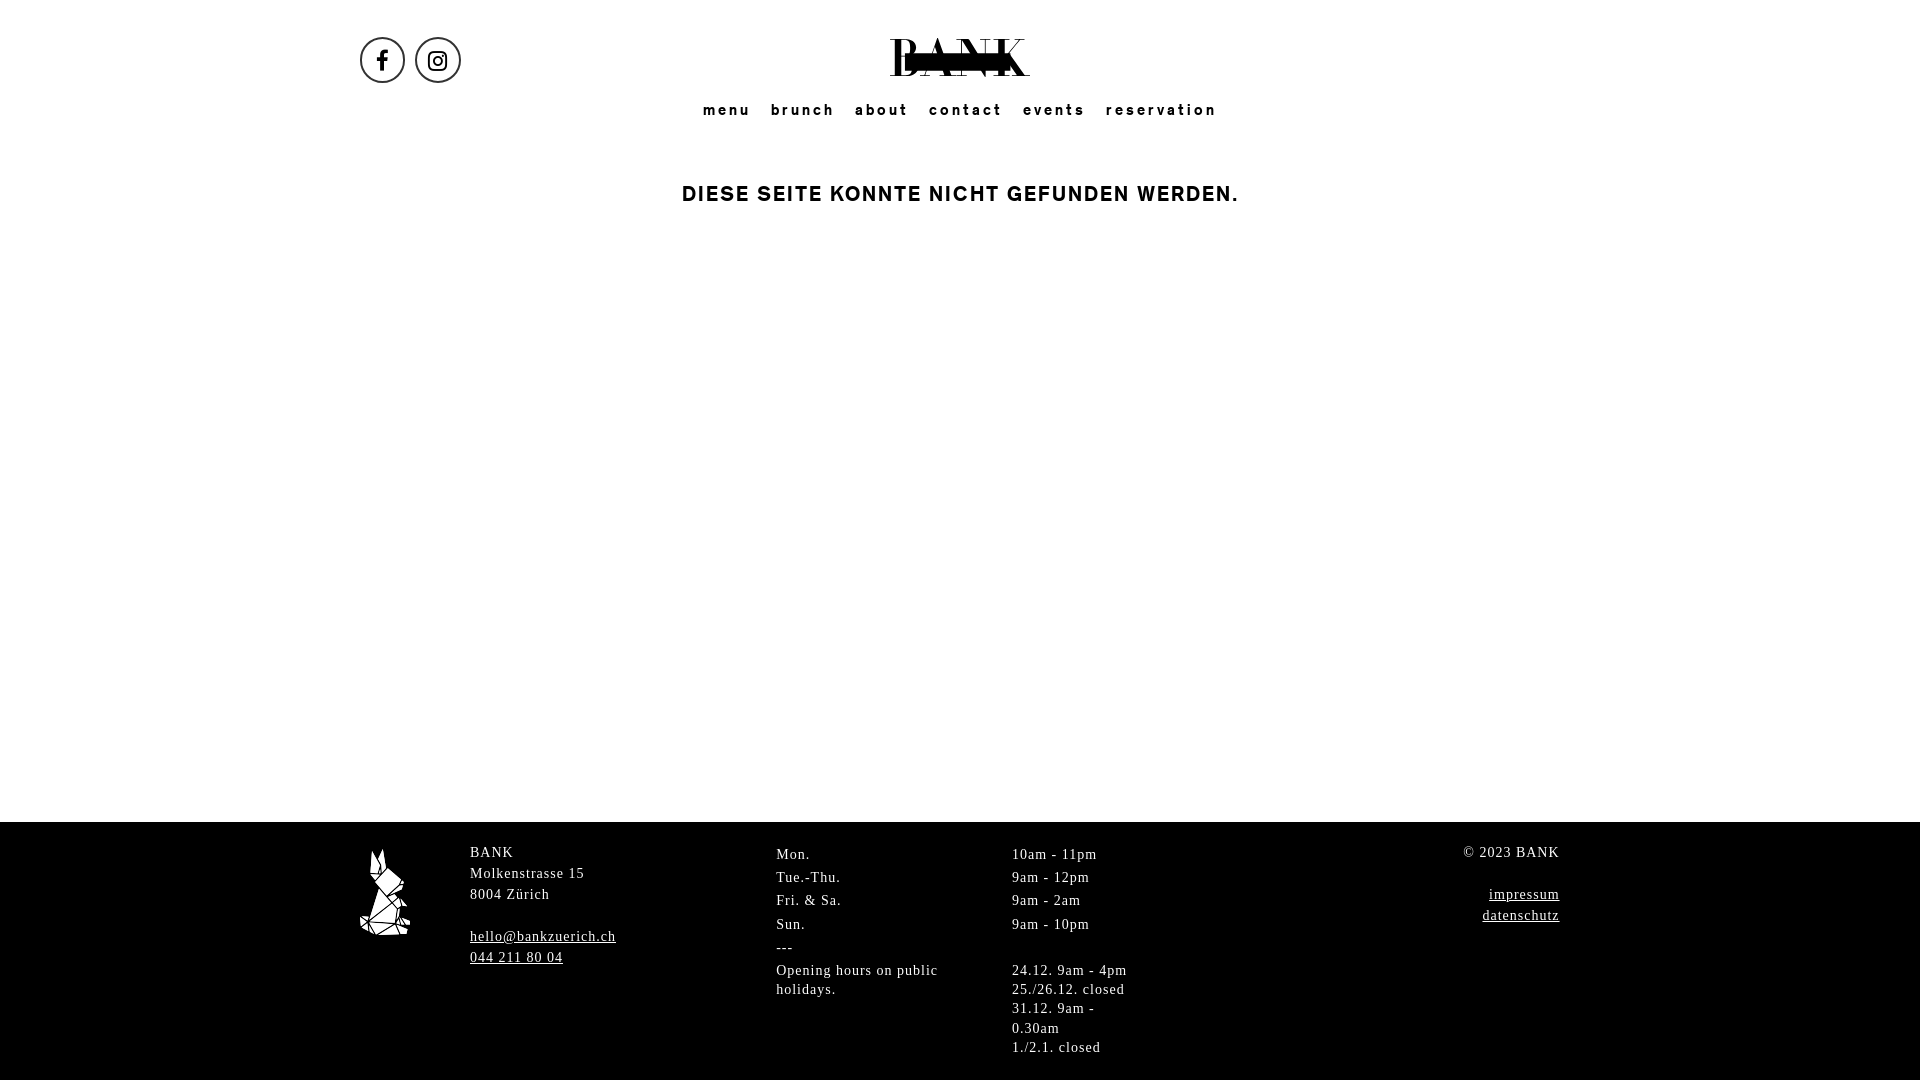 This screenshot has height=1080, width=1920. Describe the element at coordinates (965, 111) in the screenshot. I see `'contact'` at that location.